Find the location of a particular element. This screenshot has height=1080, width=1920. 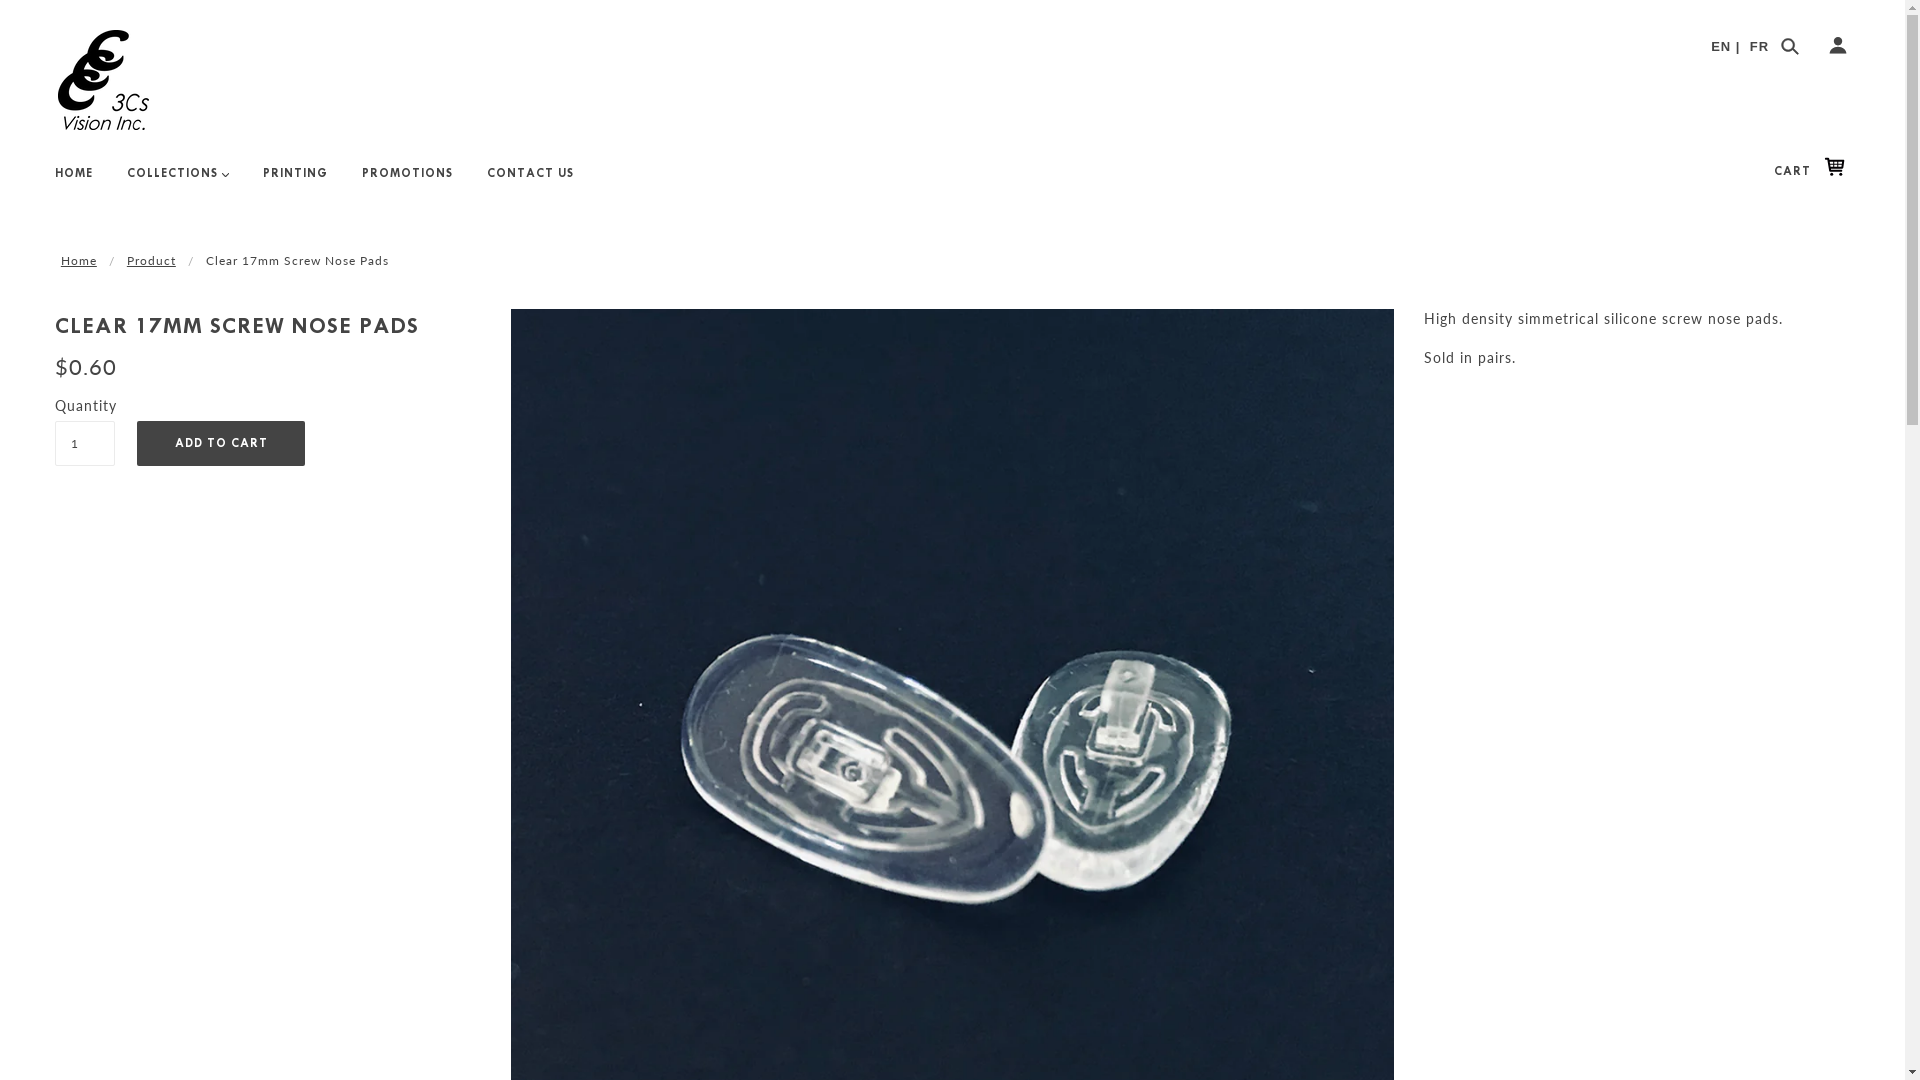

'EN |' is located at coordinates (1709, 45).